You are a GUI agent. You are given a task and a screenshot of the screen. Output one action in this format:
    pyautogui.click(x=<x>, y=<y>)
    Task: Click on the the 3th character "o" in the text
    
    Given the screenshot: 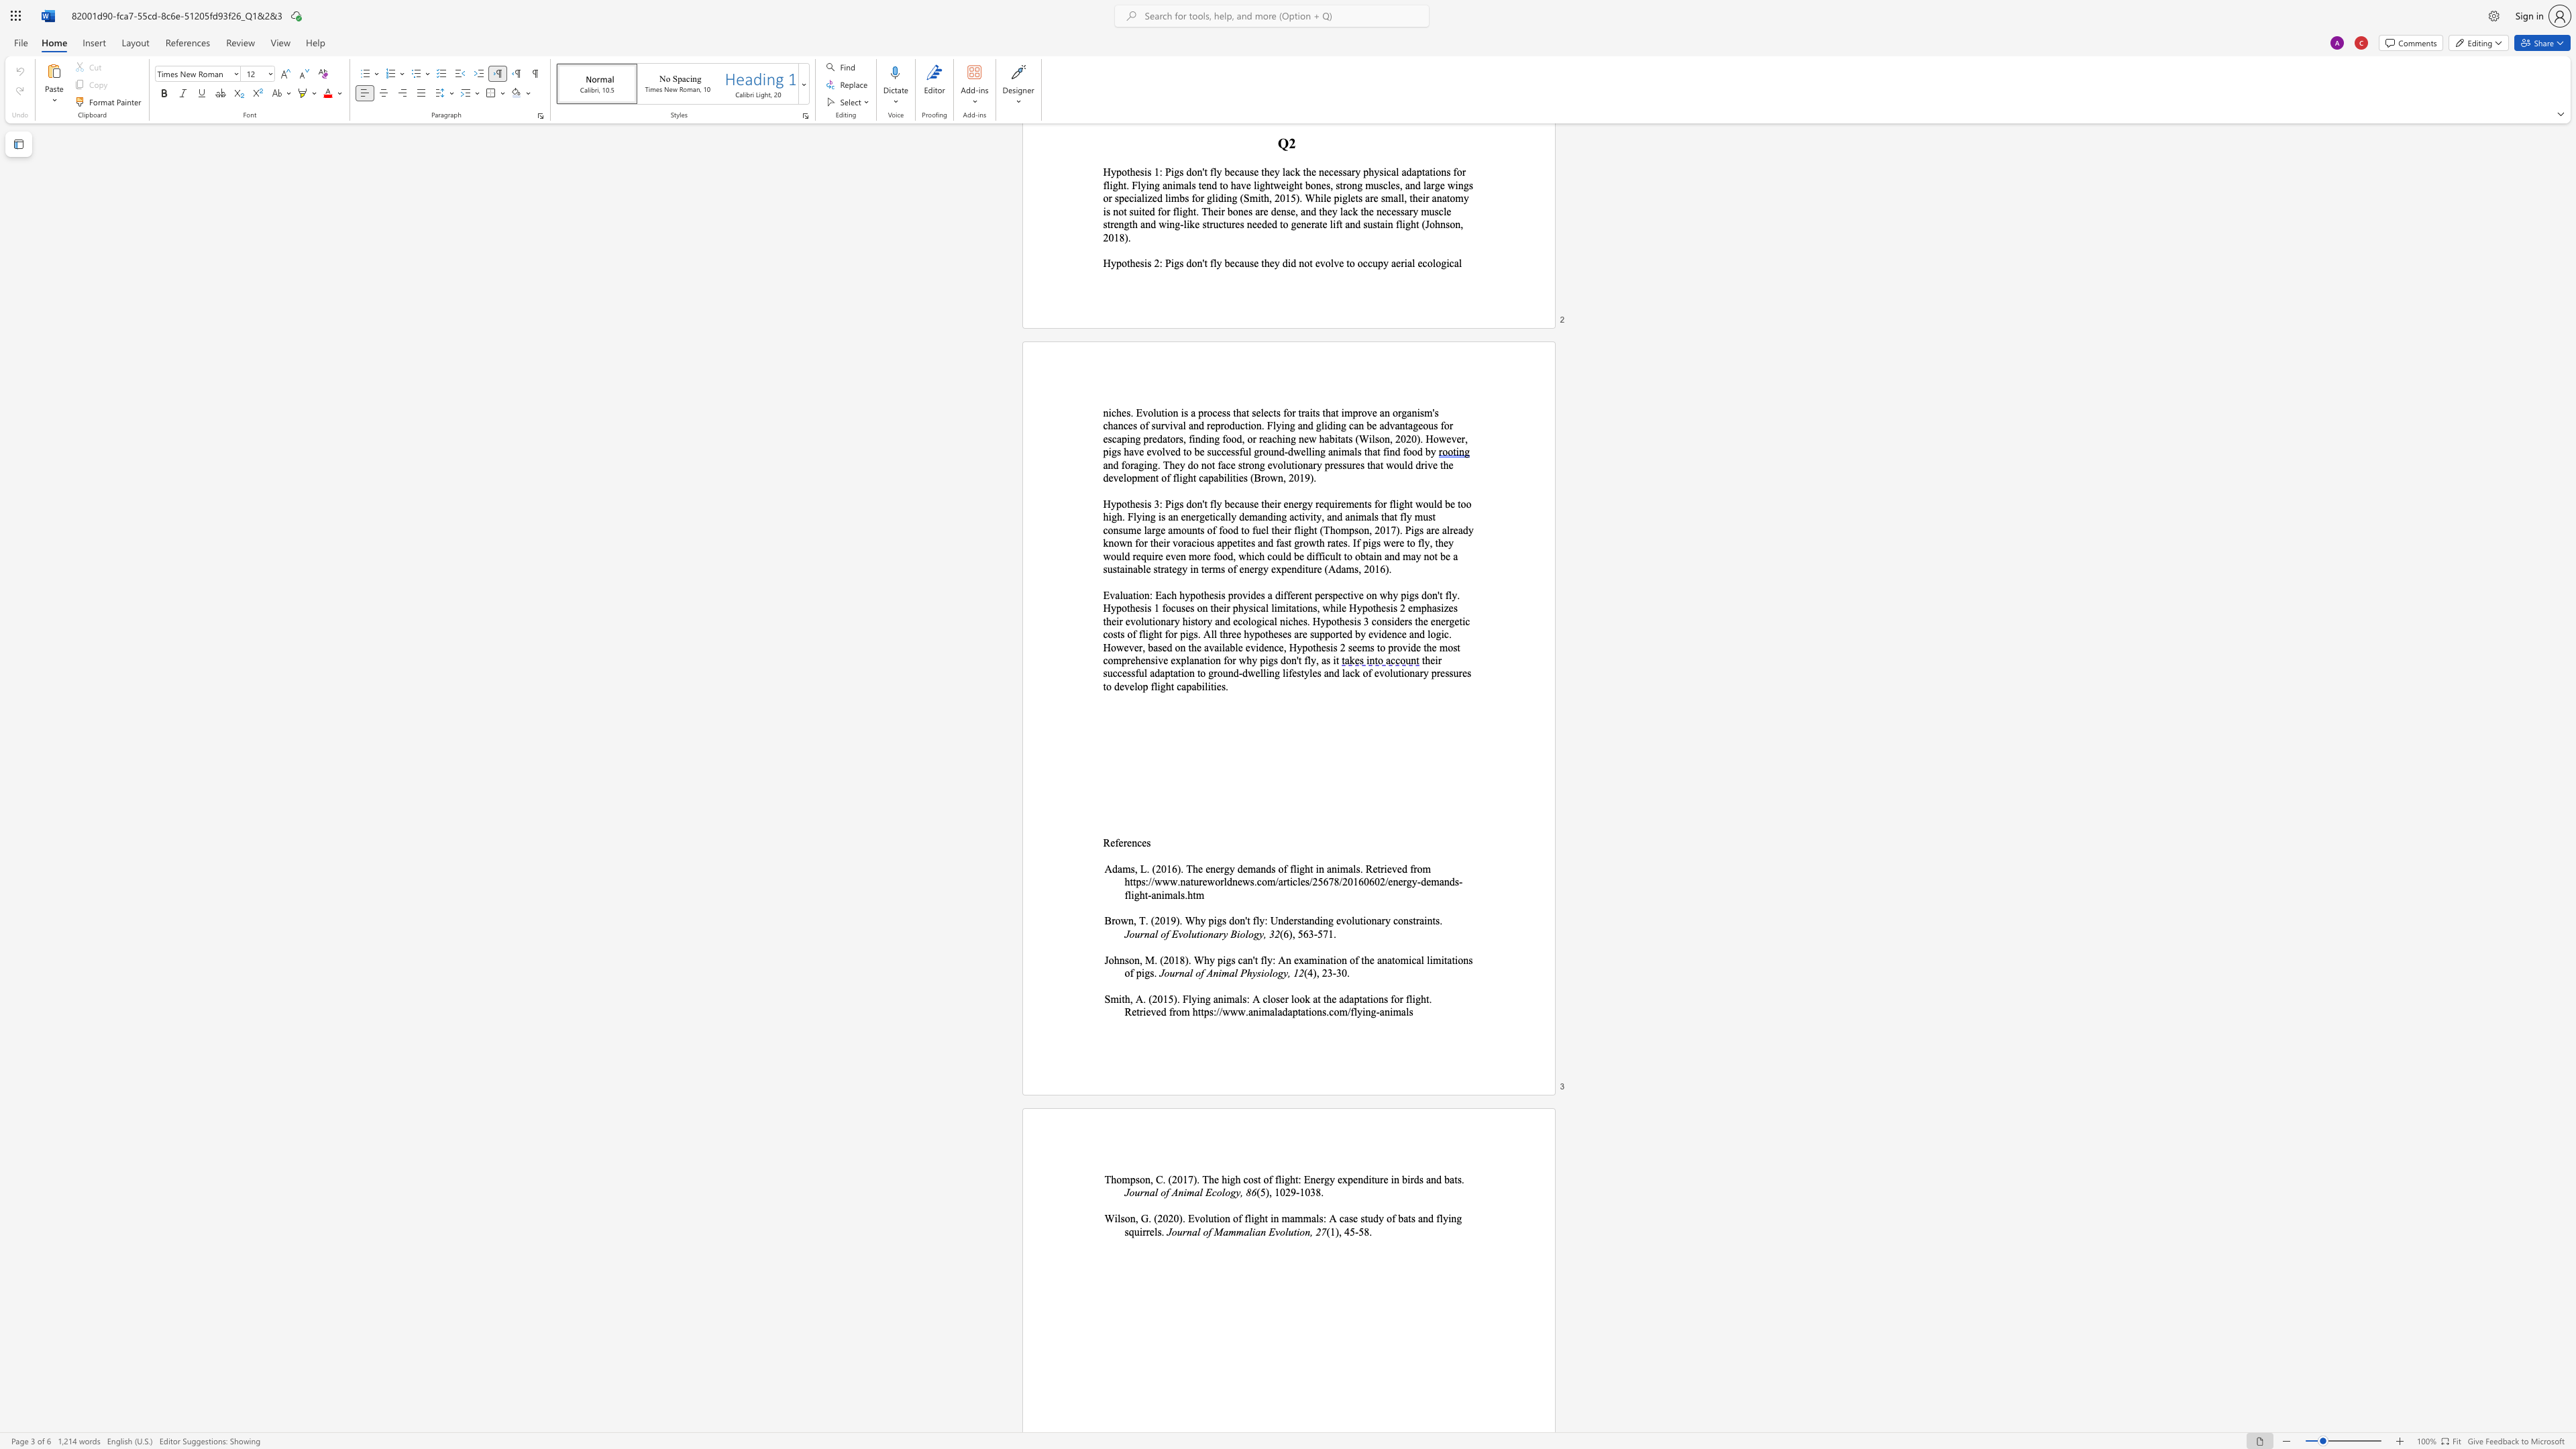 What is the action you would take?
    pyautogui.click(x=1281, y=1231)
    